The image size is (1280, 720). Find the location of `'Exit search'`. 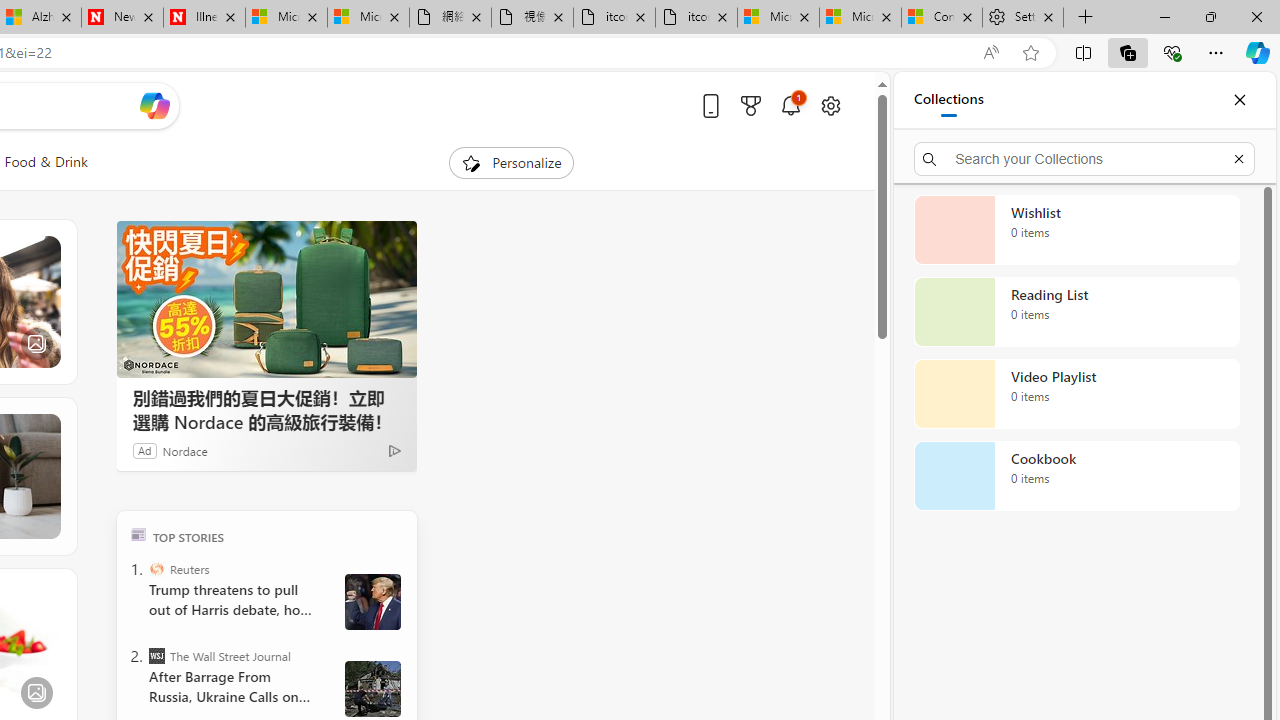

'Exit search' is located at coordinates (1238, 158).